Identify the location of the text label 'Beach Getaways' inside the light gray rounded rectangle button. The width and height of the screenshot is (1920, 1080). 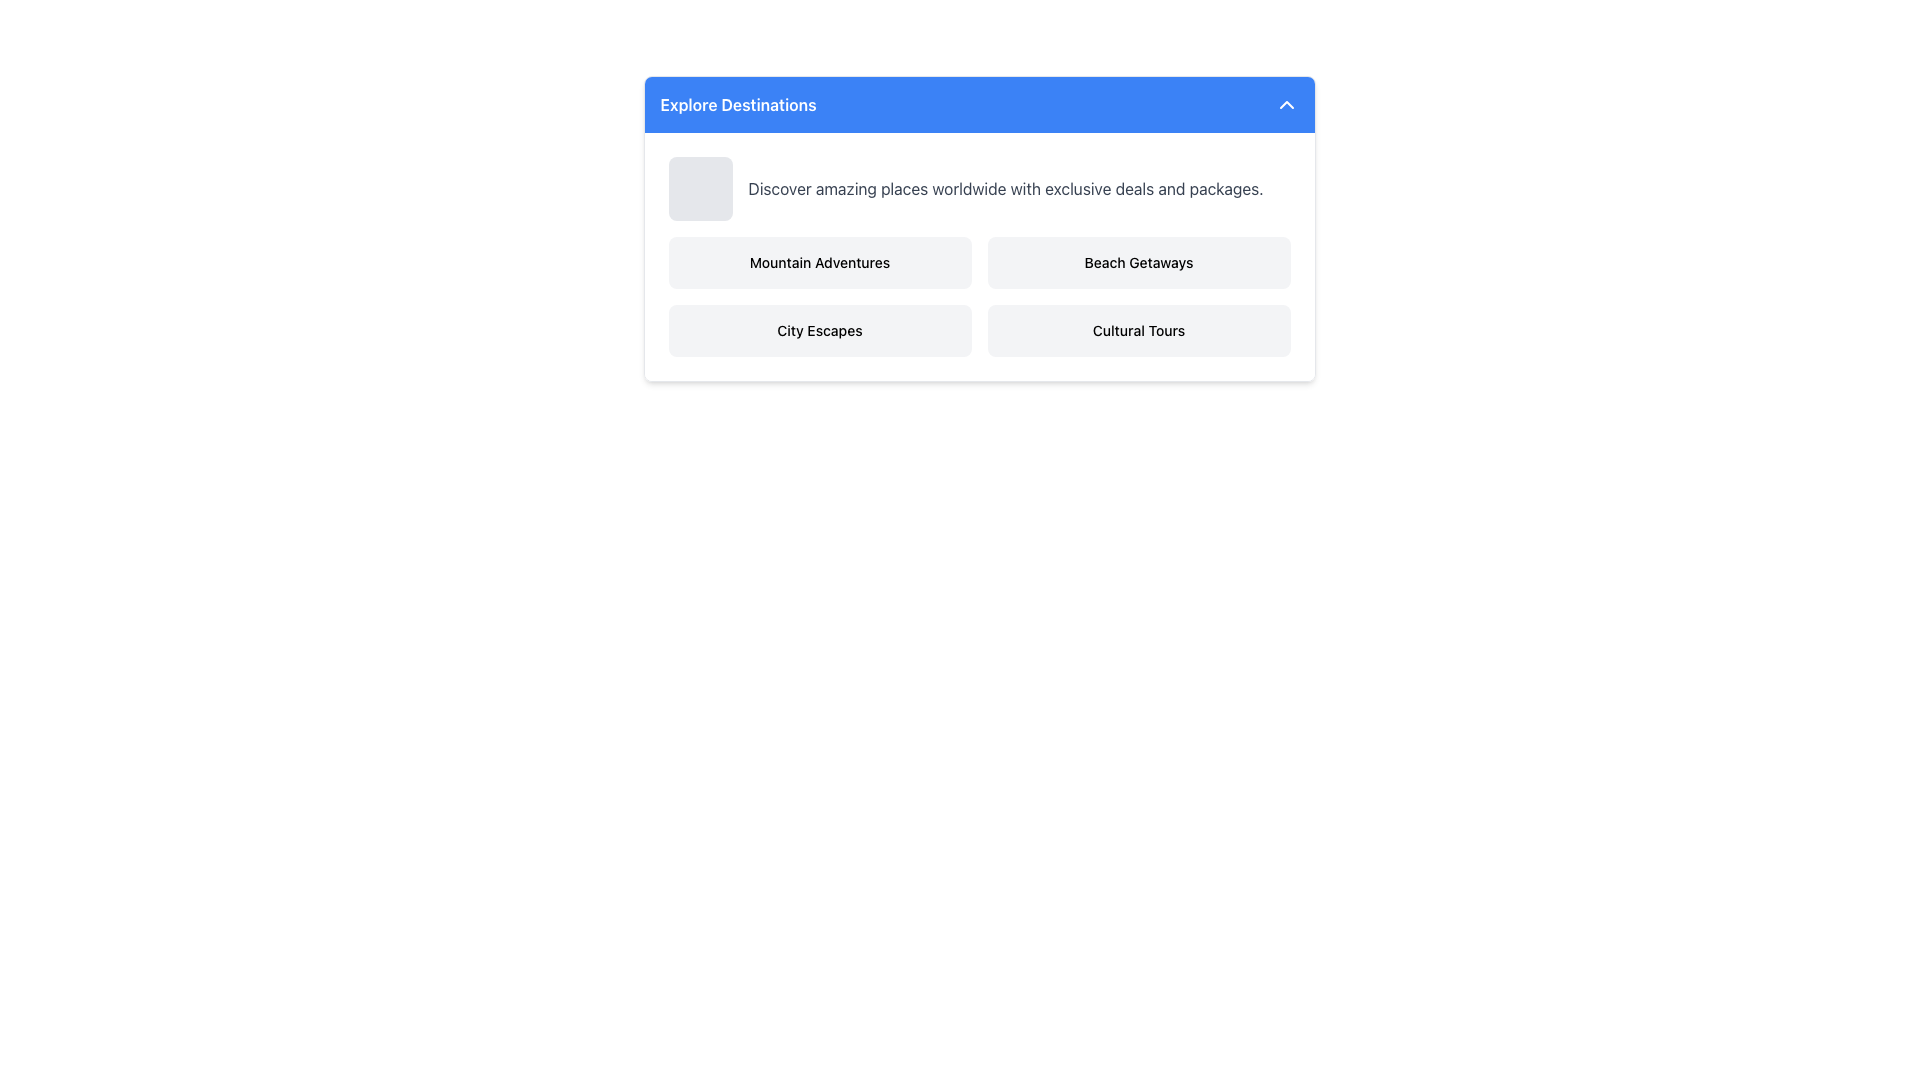
(1138, 261).